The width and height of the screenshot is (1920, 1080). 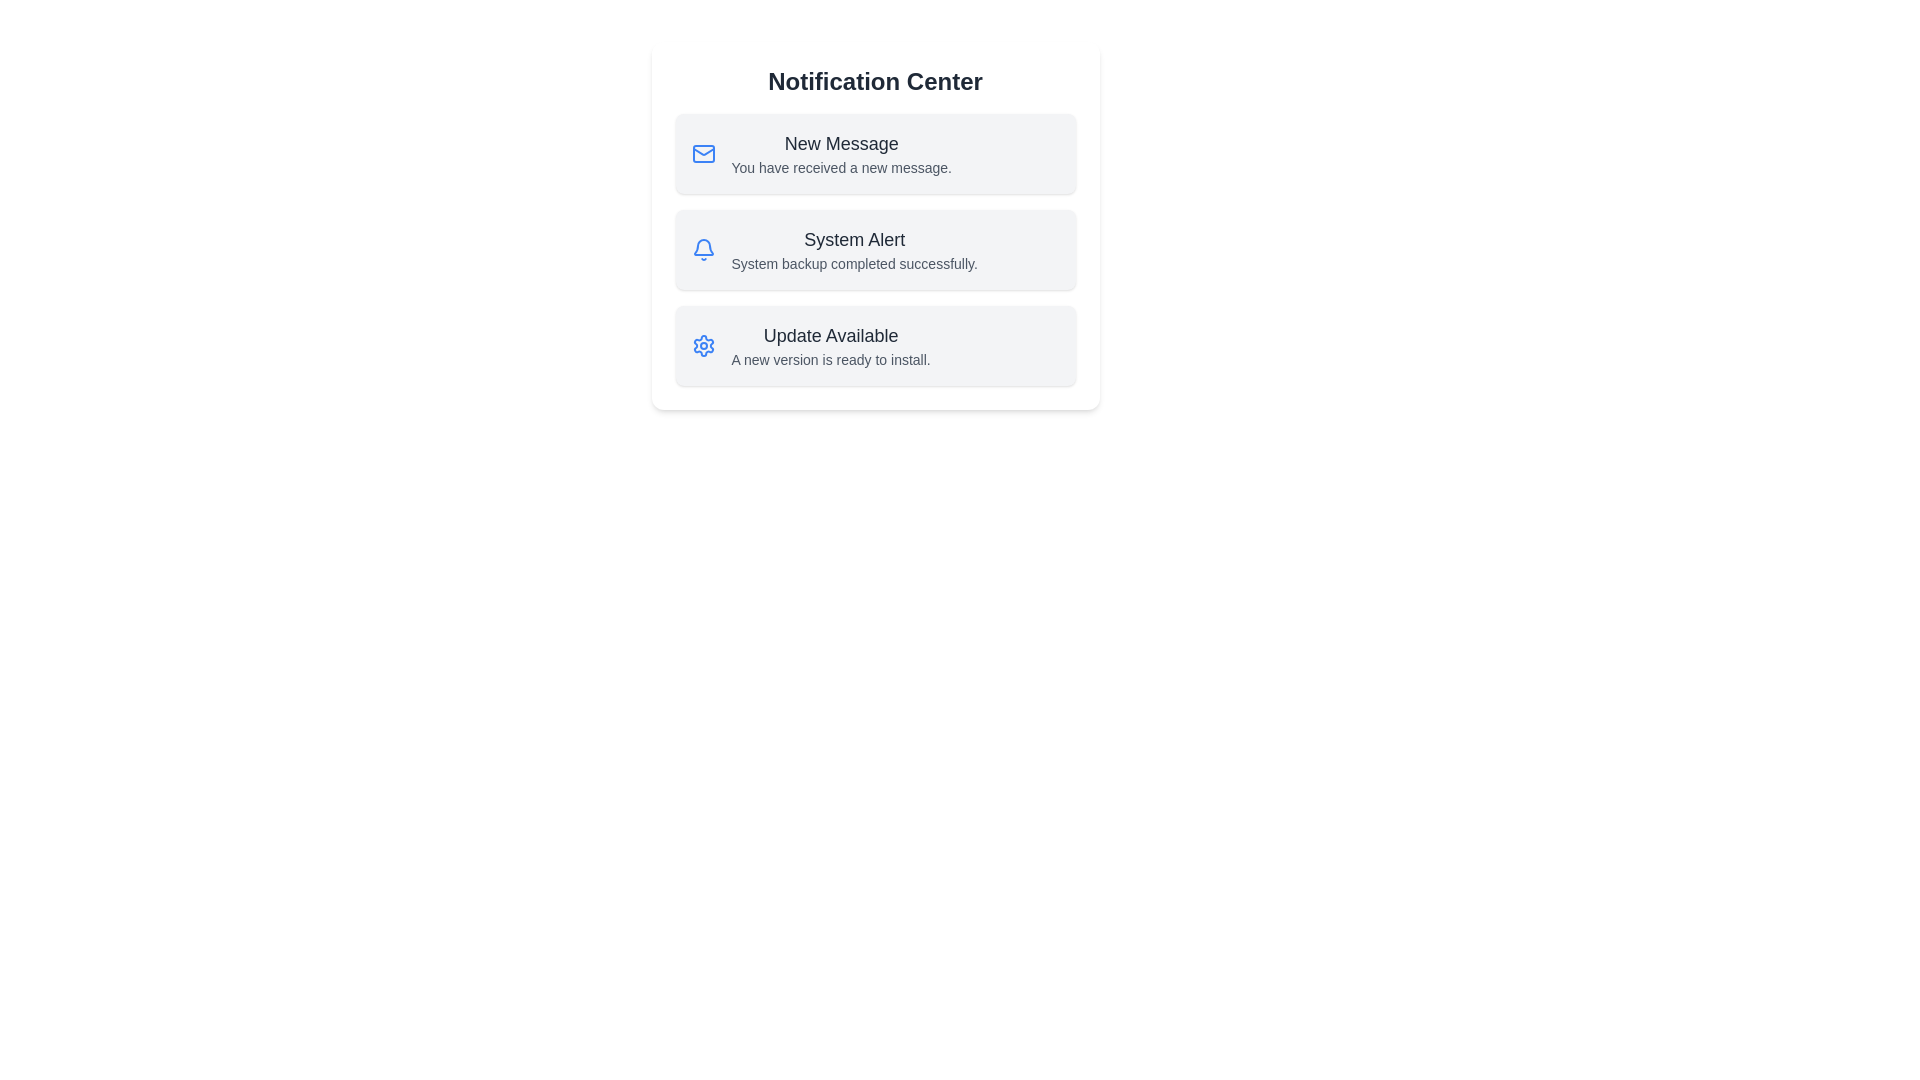 What do you see at coordinates (854, 238) in the screenshot?
I see `the 'System Alert' text label located in the middle item of the vertical list in the notification center` at bounding box center [854, 238].